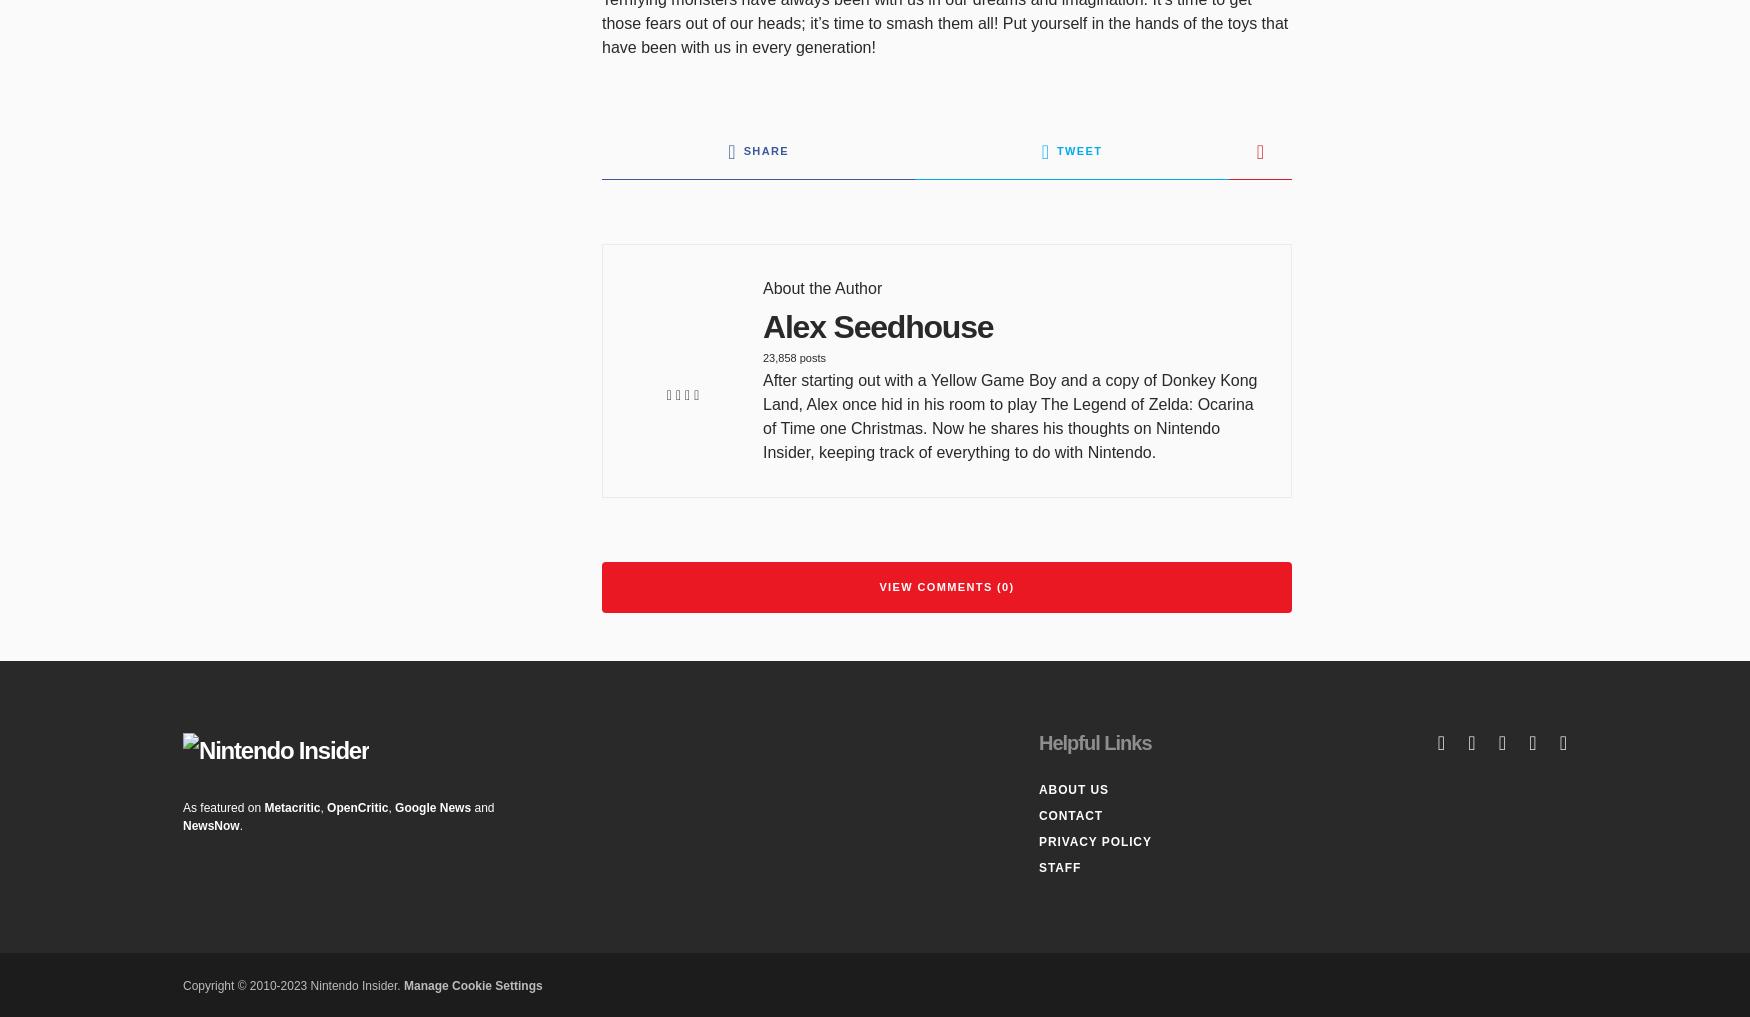  What do you see at coordinates (1071, 815) in the screenshot?
I see `'Contact'` at bounding box center [1071, 815].